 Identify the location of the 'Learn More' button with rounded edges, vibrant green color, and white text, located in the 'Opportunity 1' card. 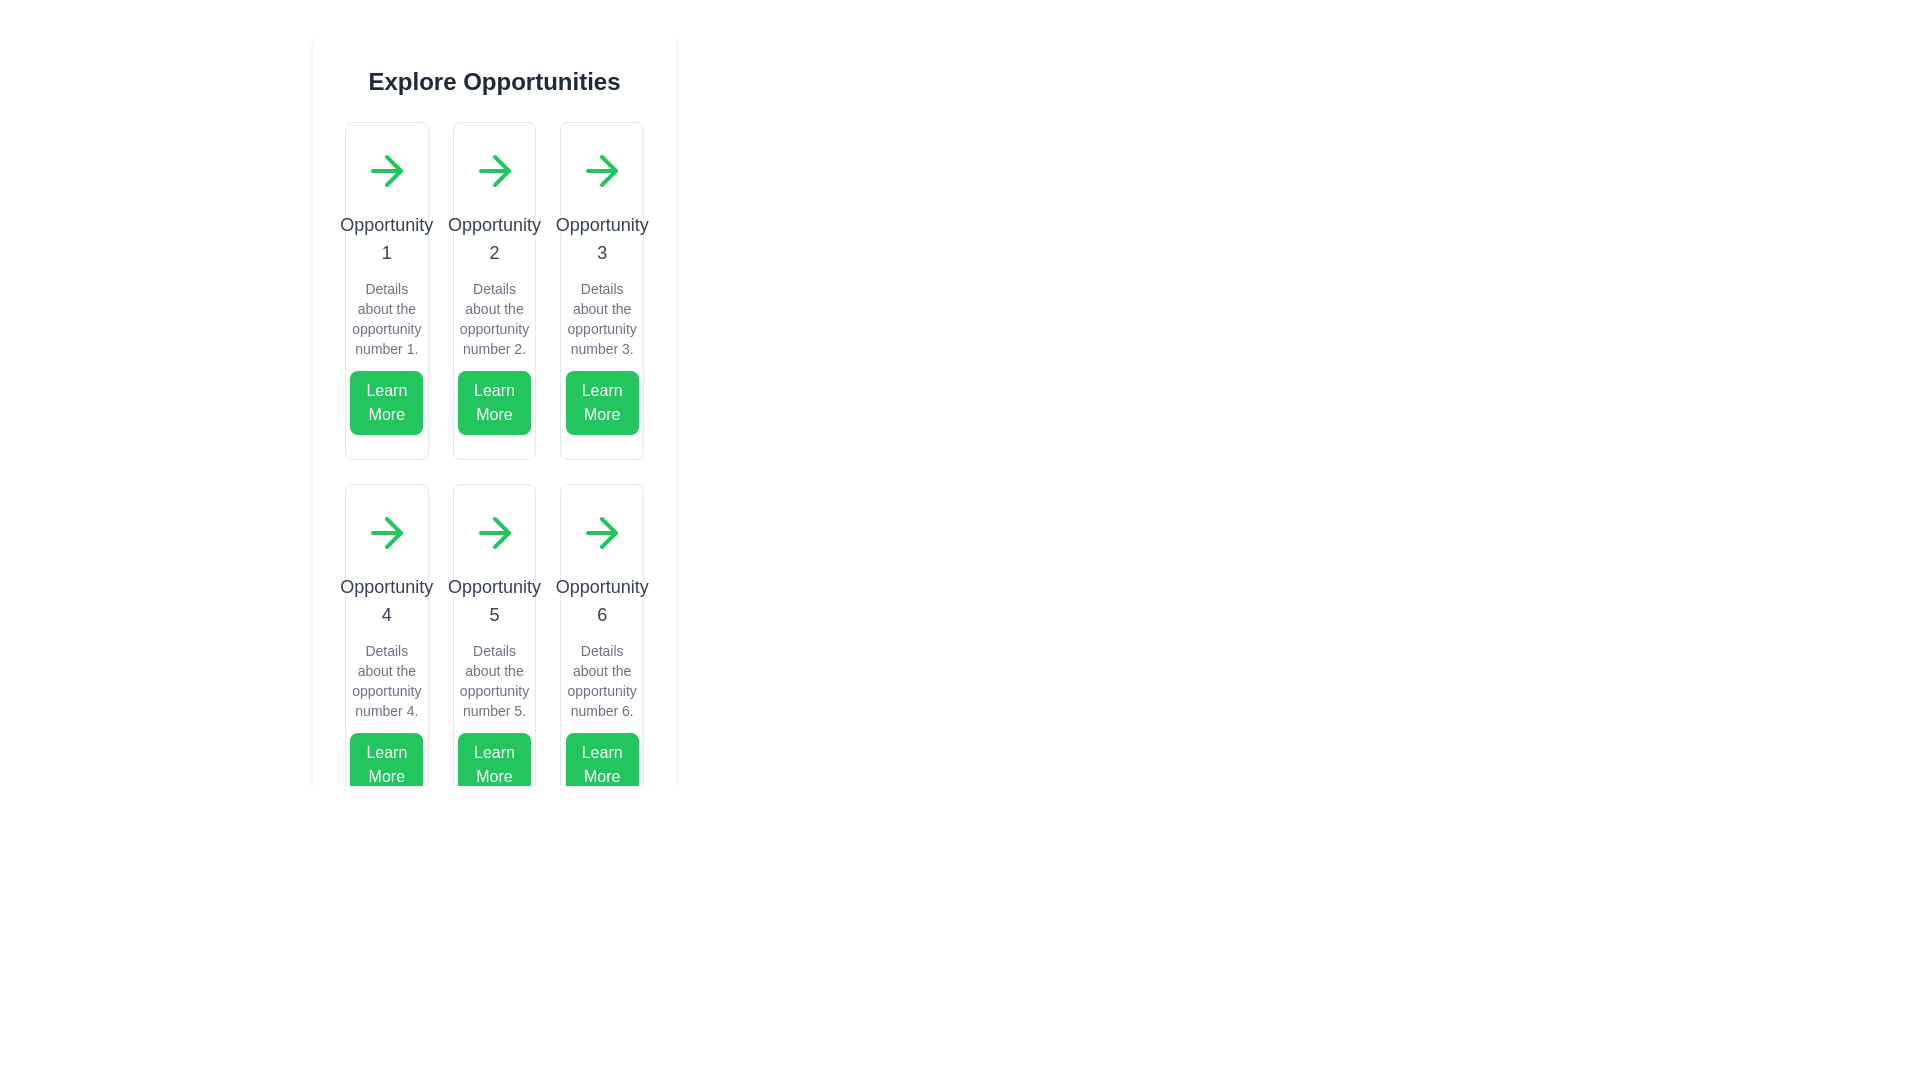
(386, 402).